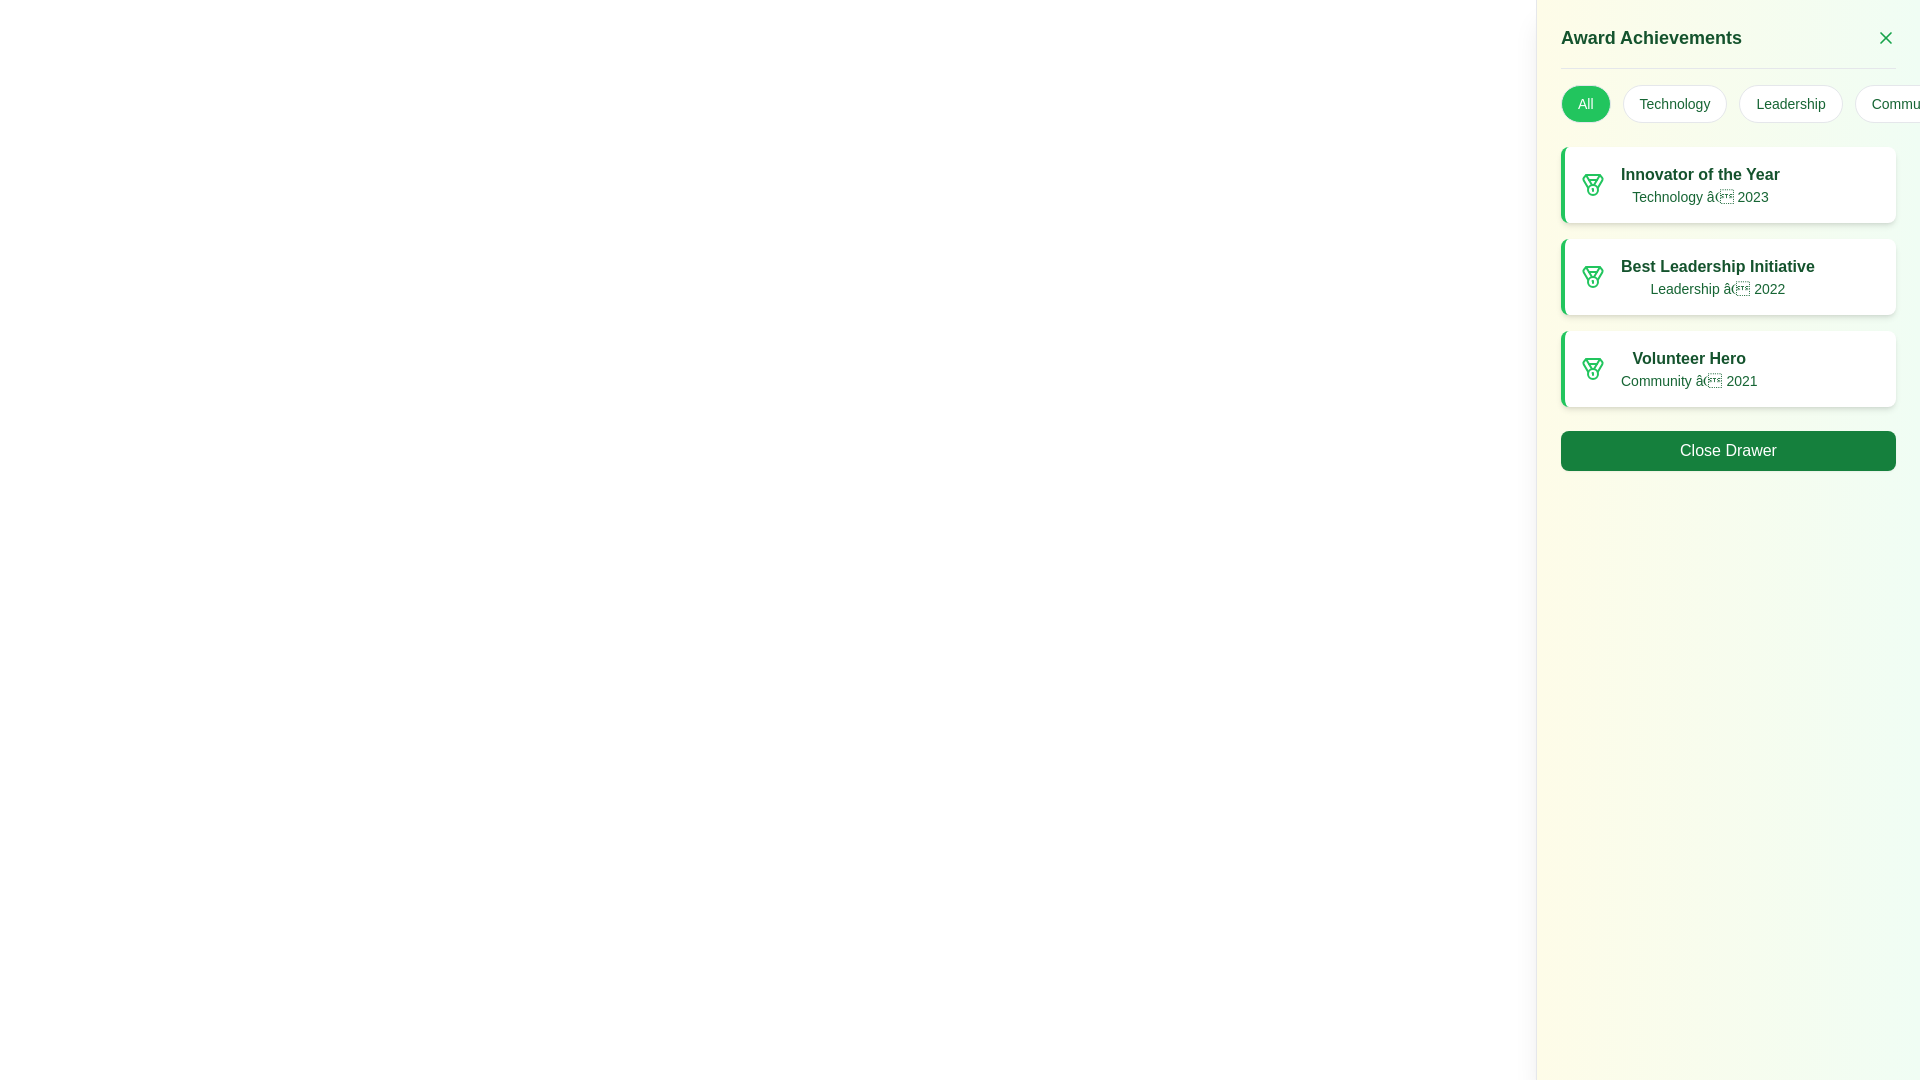  Describe the element at coordinates (1592, 273) in the screenshot. I see `the decorative vector element within the medal icon of the 'Best Leadership Initiative - Leadership 2022' list item` at that location.